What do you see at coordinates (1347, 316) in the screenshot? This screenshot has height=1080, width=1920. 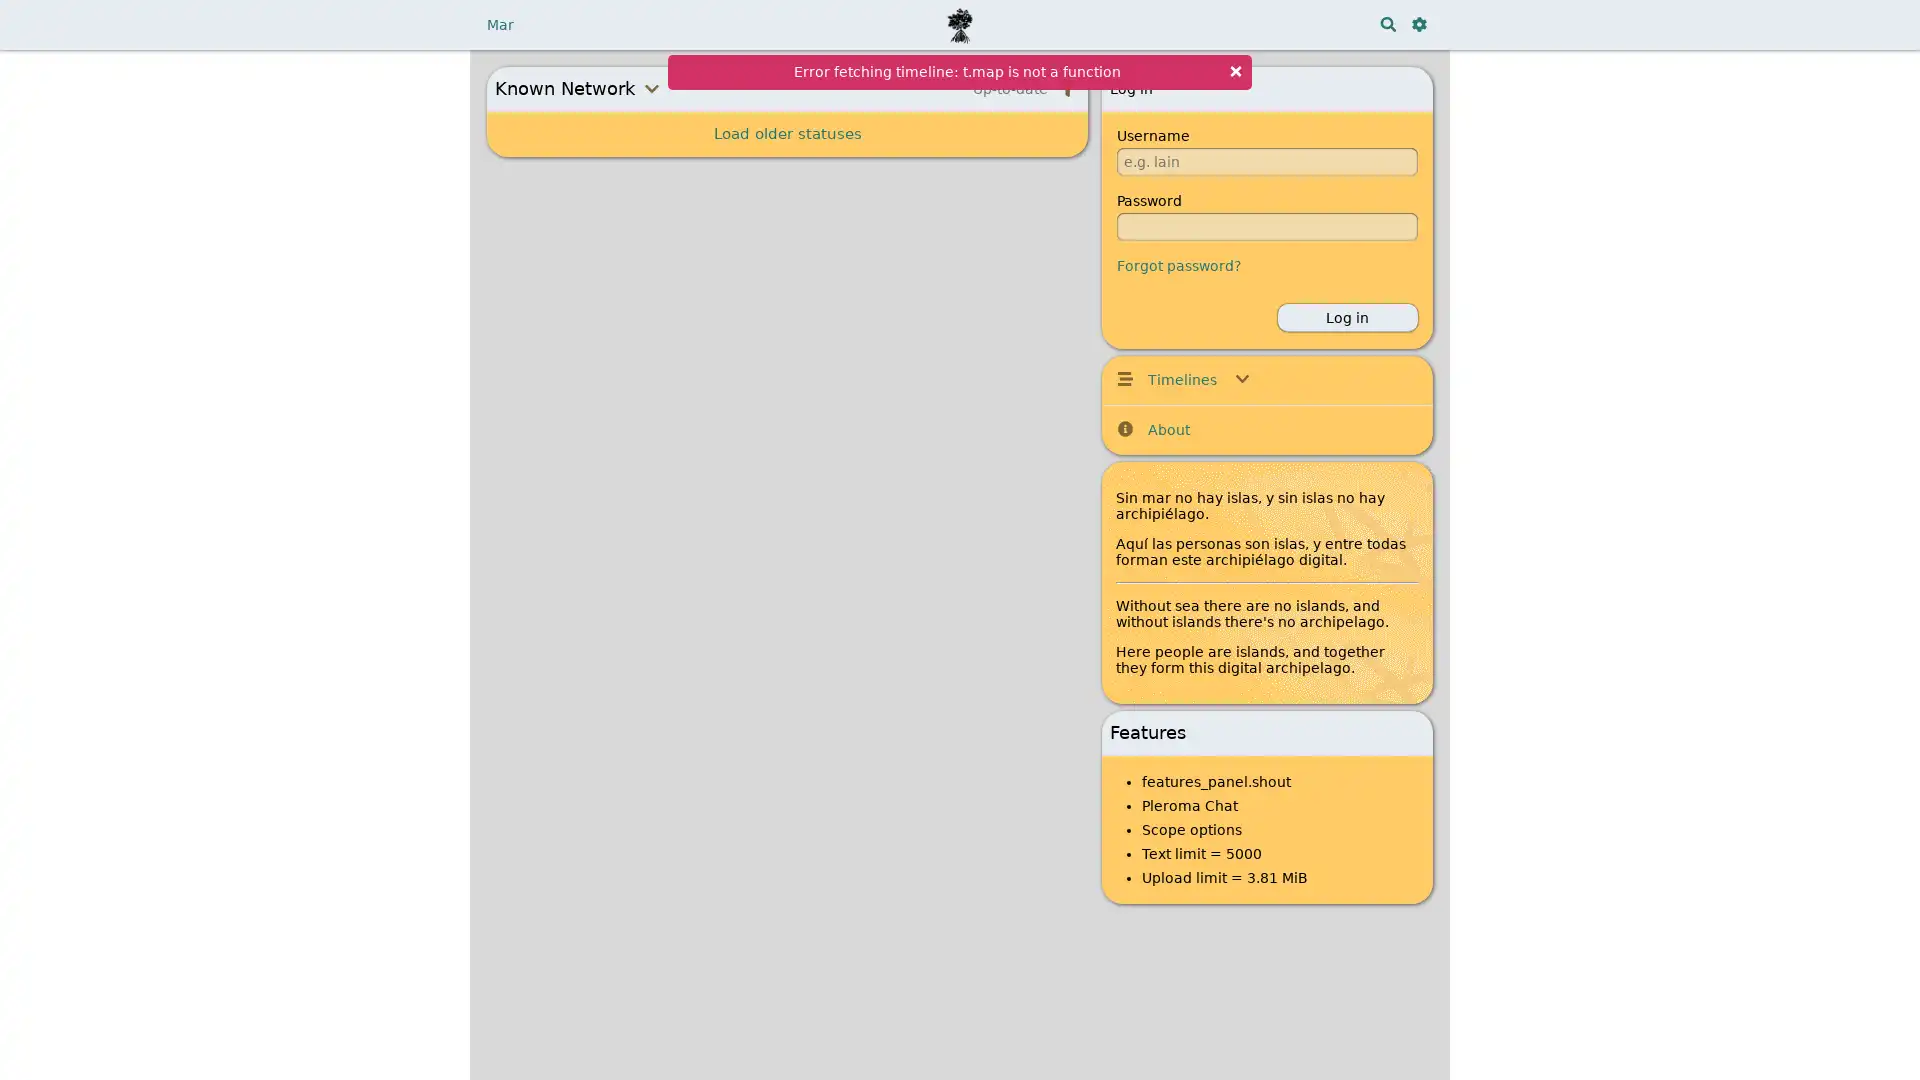 I see `Log in` at bounding box center [1347, 316].